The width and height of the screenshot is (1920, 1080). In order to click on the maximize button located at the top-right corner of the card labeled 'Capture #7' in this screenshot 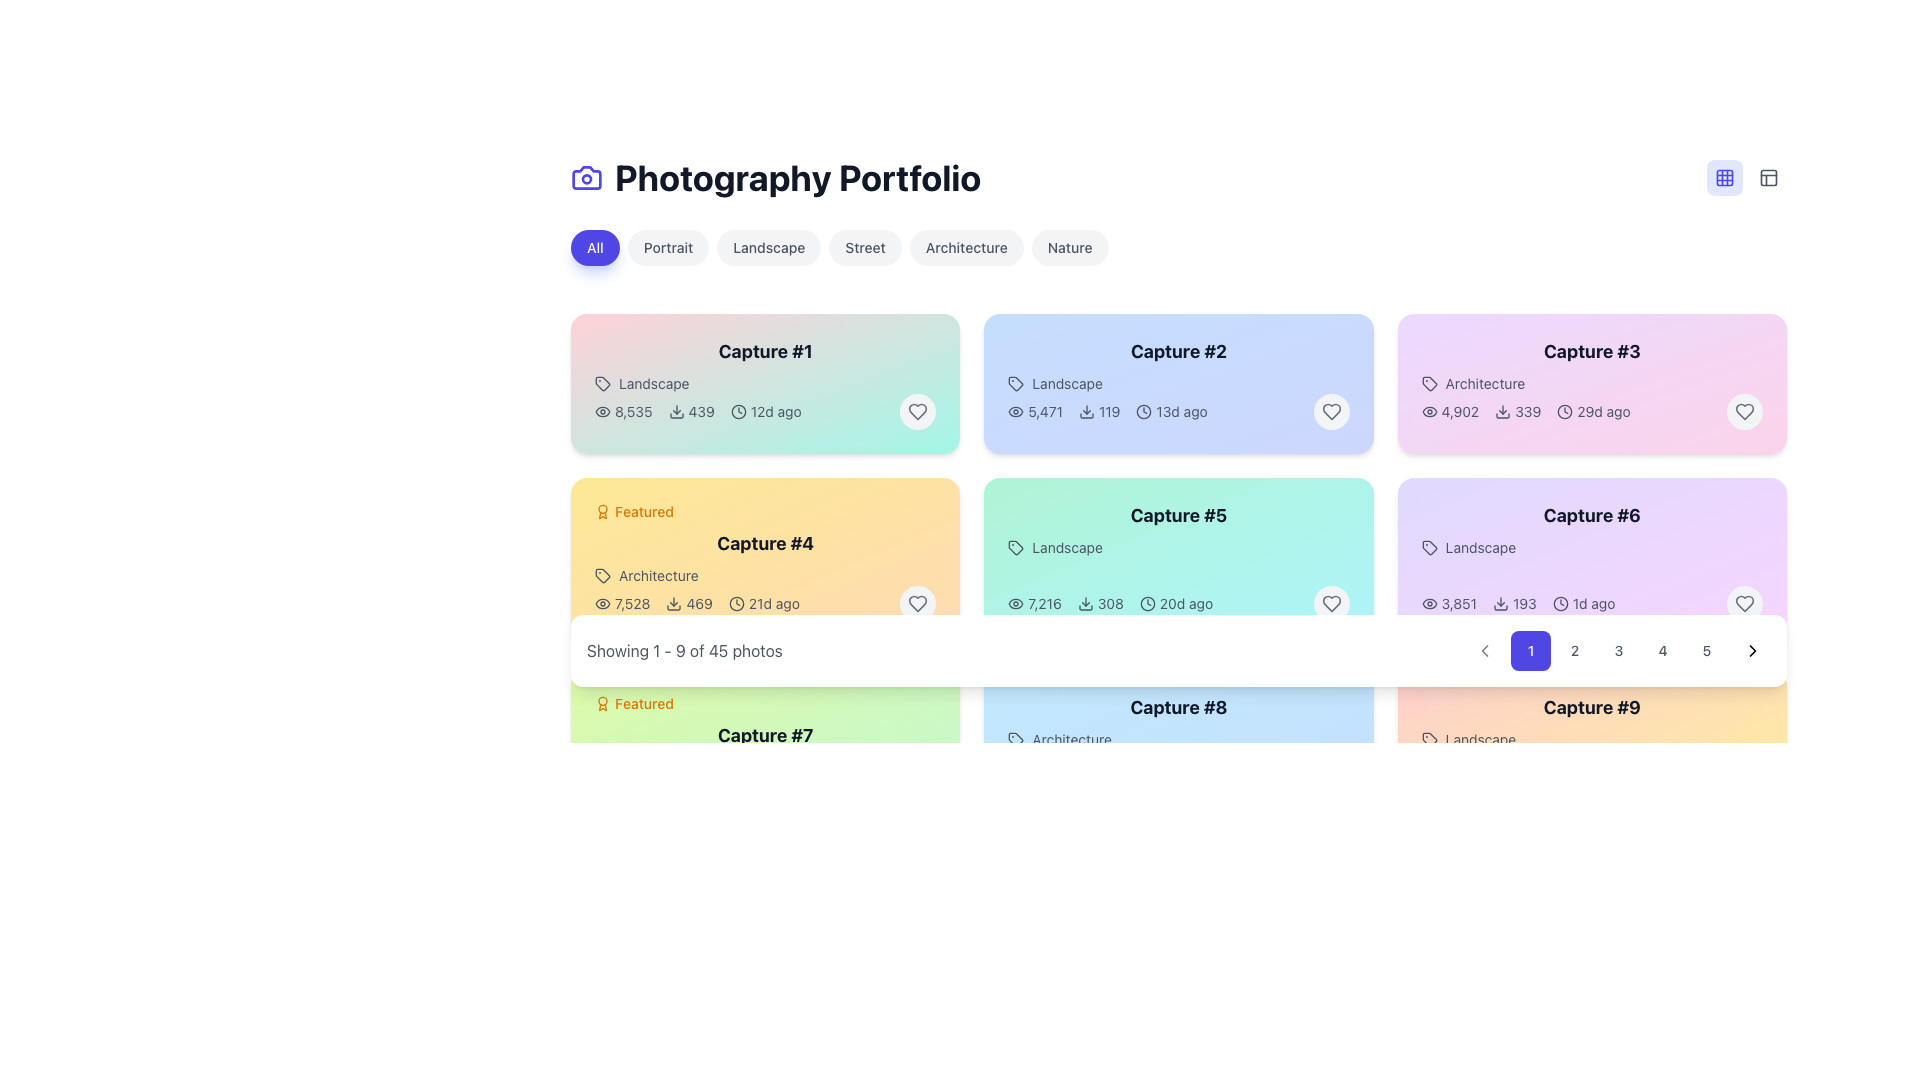, I will do `click(925, 703)`.